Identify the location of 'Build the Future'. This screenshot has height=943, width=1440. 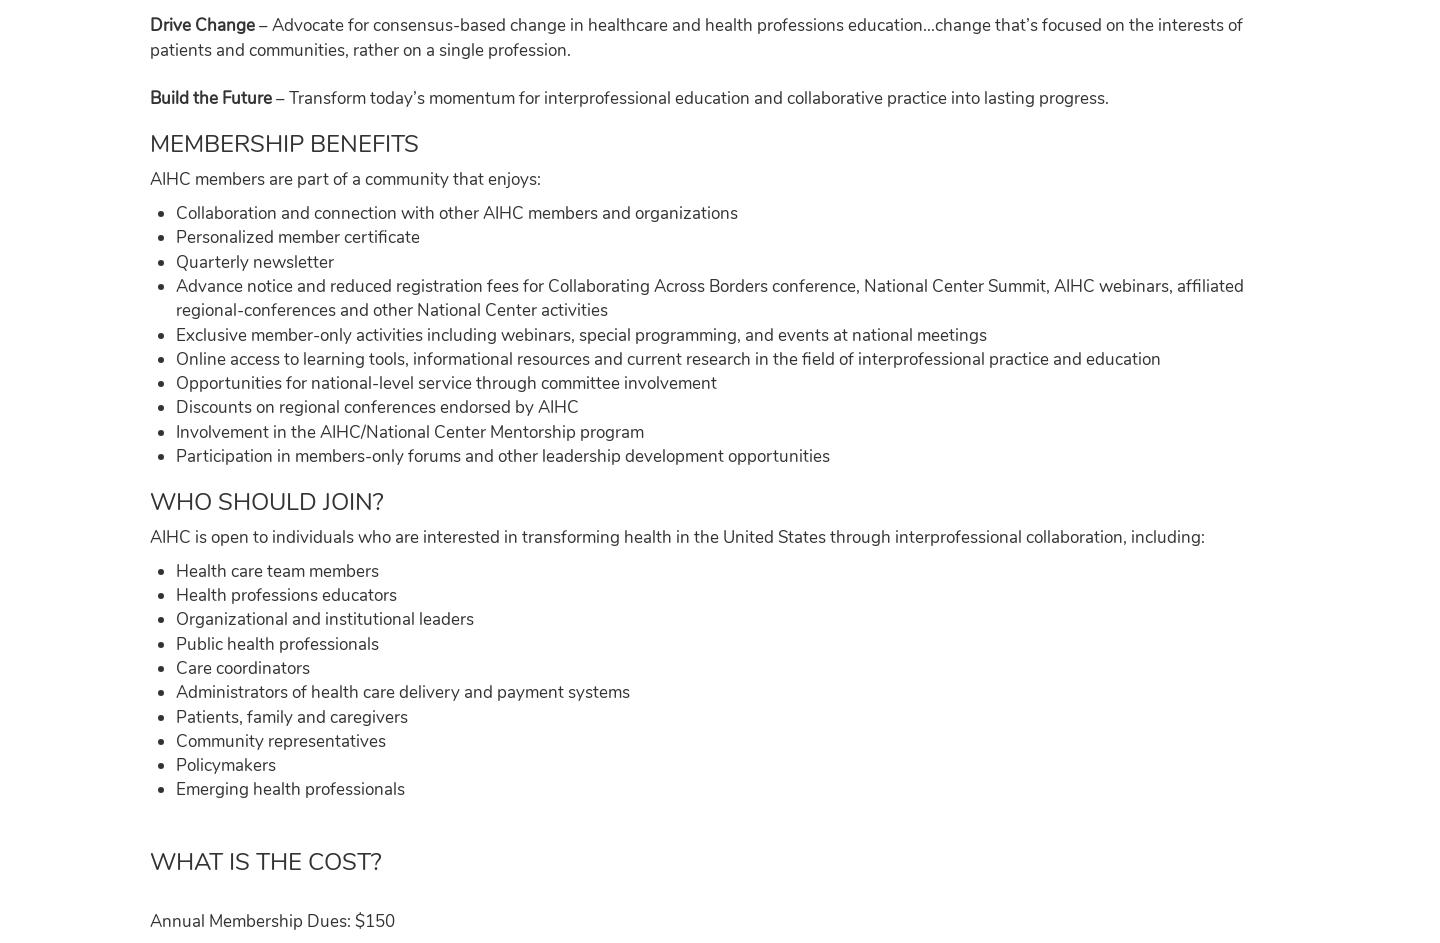
(149, 97).